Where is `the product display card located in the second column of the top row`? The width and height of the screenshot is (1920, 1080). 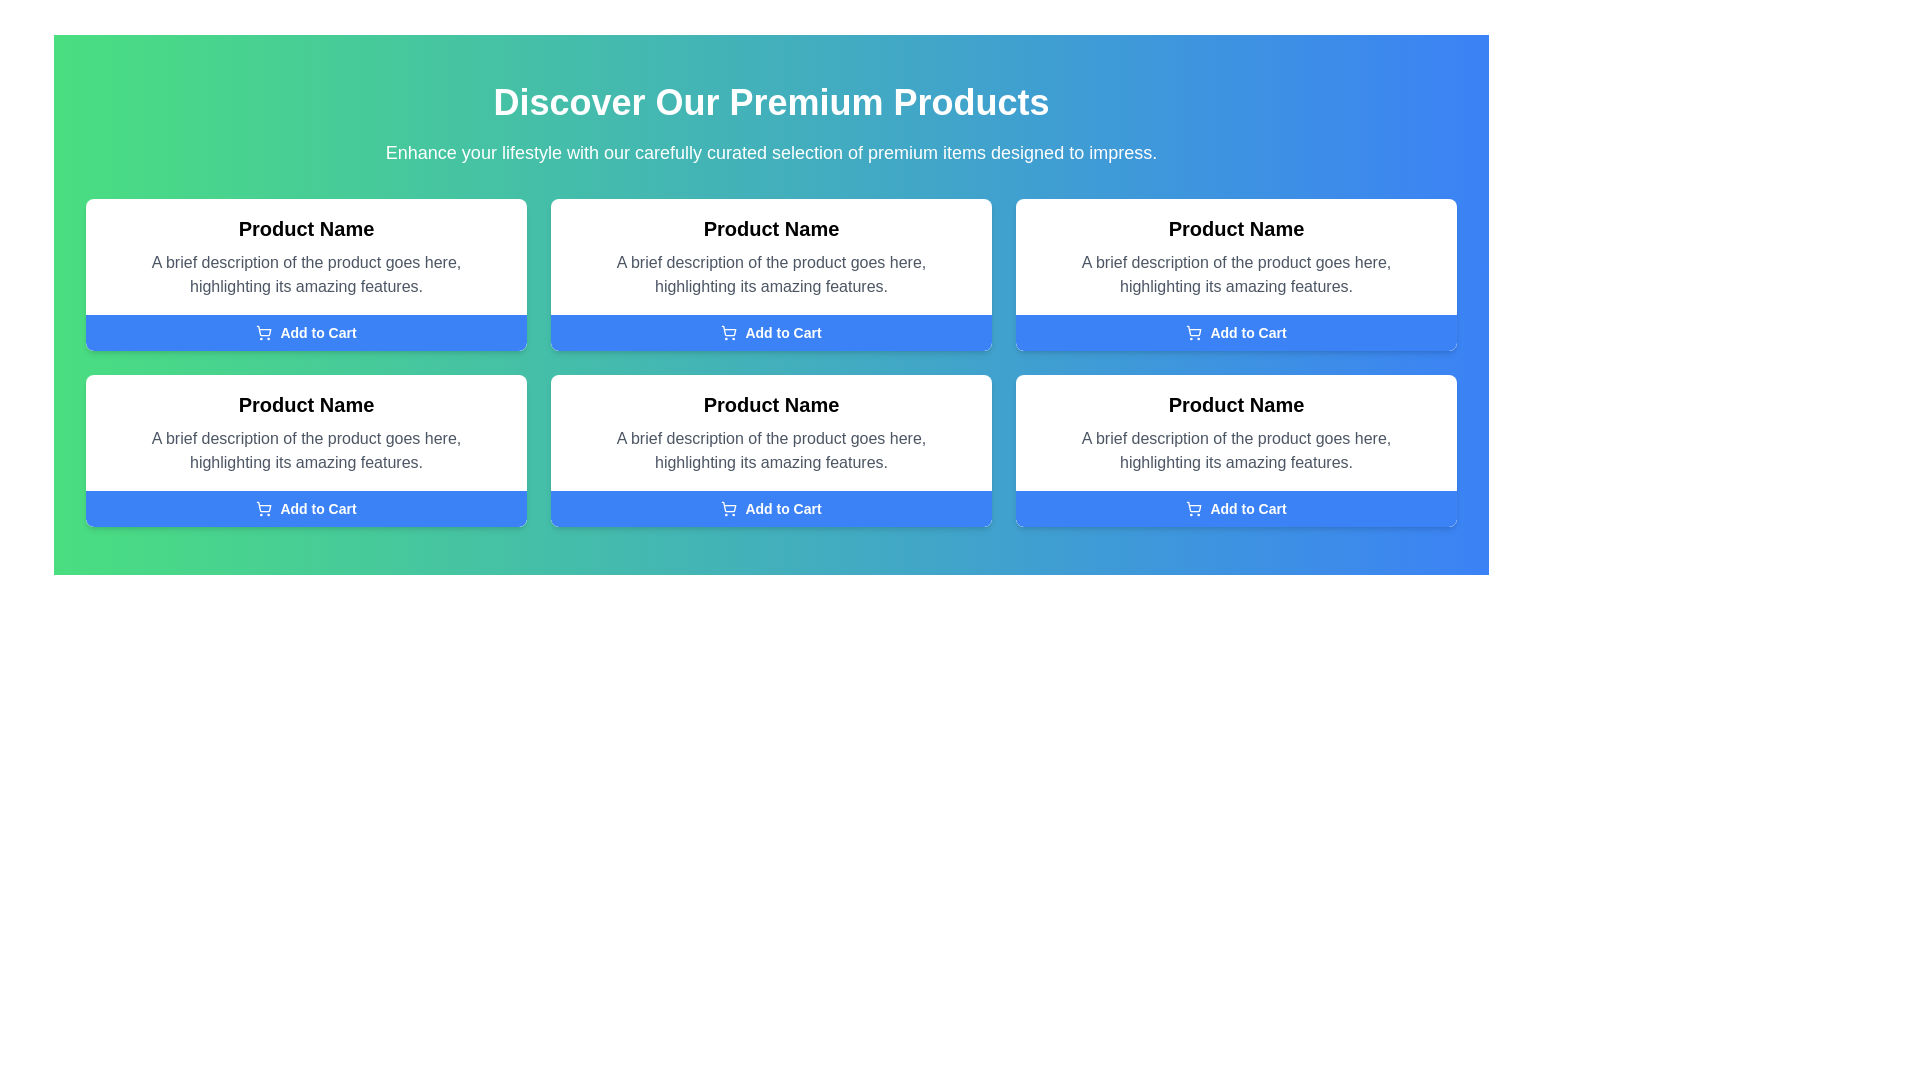
the product display card located in the second column of the top row is located at coordinates (770, 274).